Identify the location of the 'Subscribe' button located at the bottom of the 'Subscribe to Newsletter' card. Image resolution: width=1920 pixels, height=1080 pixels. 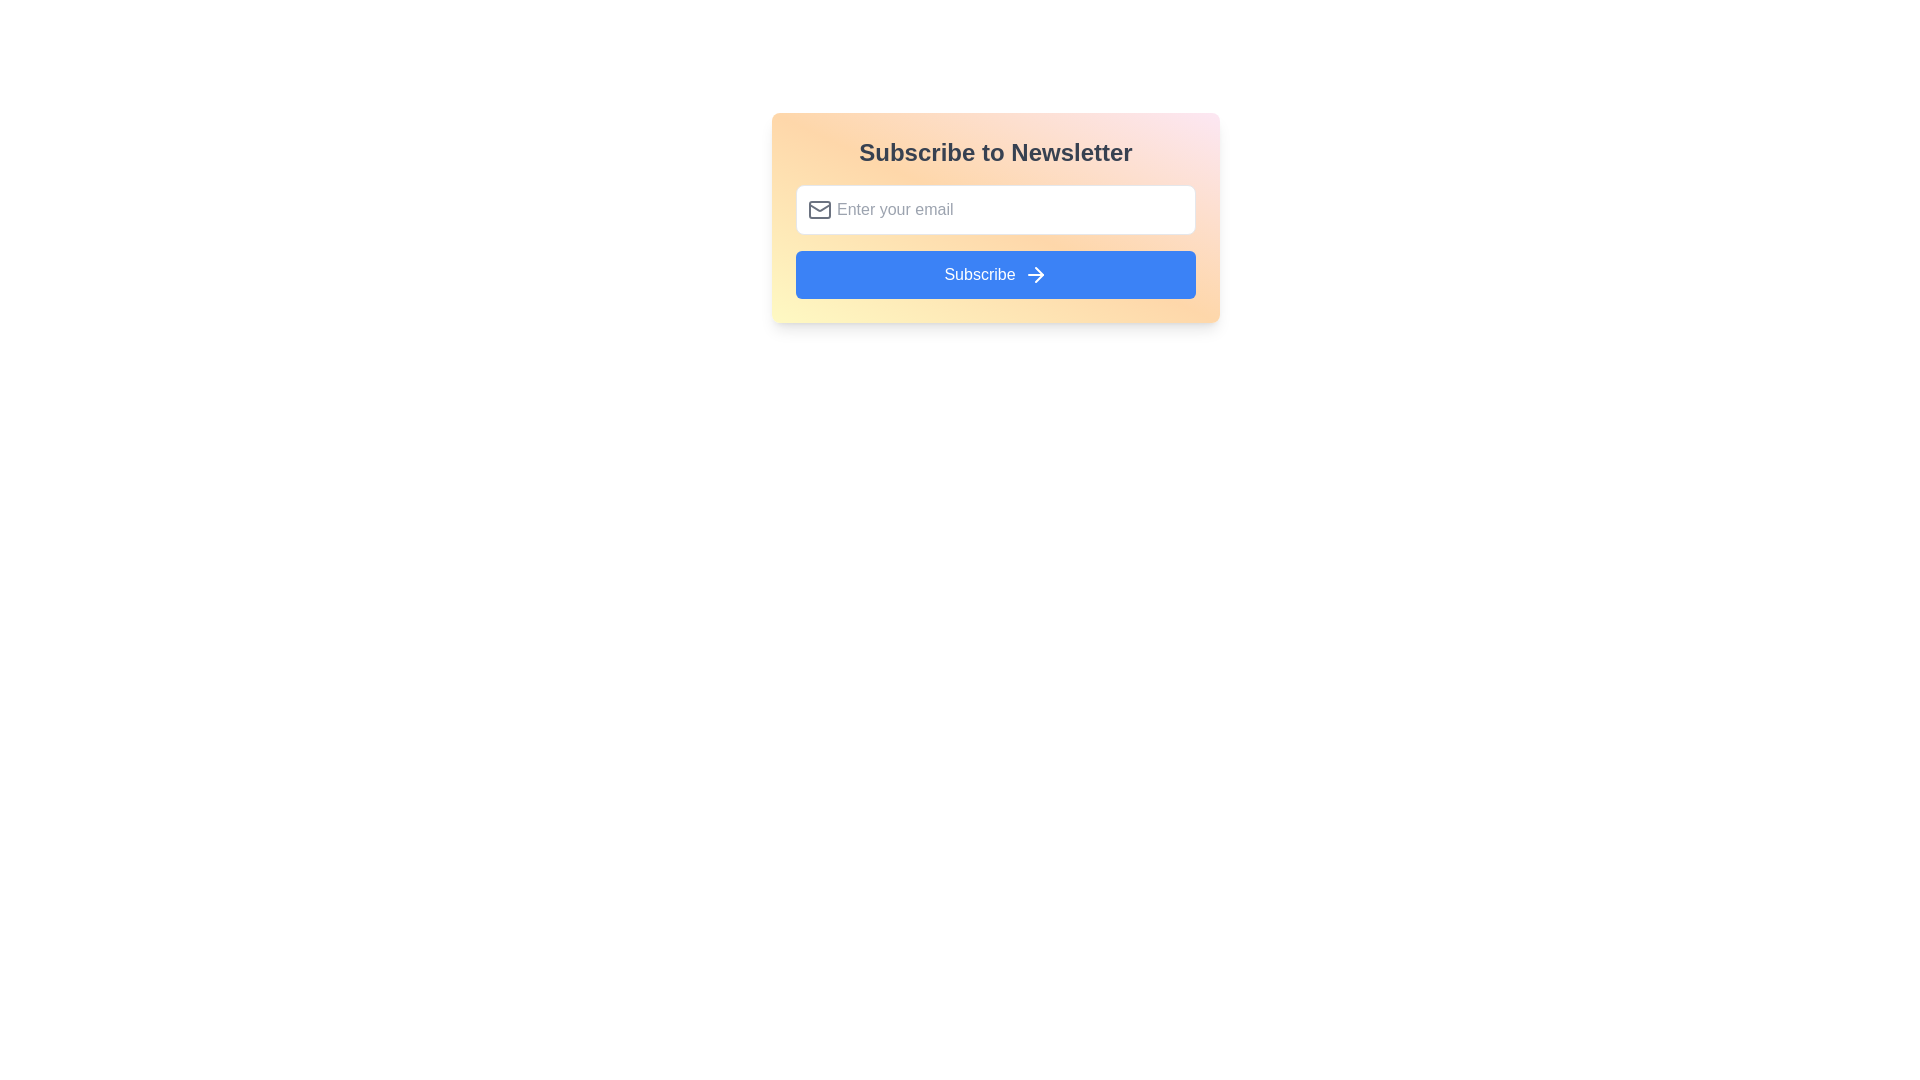
(996, 274).